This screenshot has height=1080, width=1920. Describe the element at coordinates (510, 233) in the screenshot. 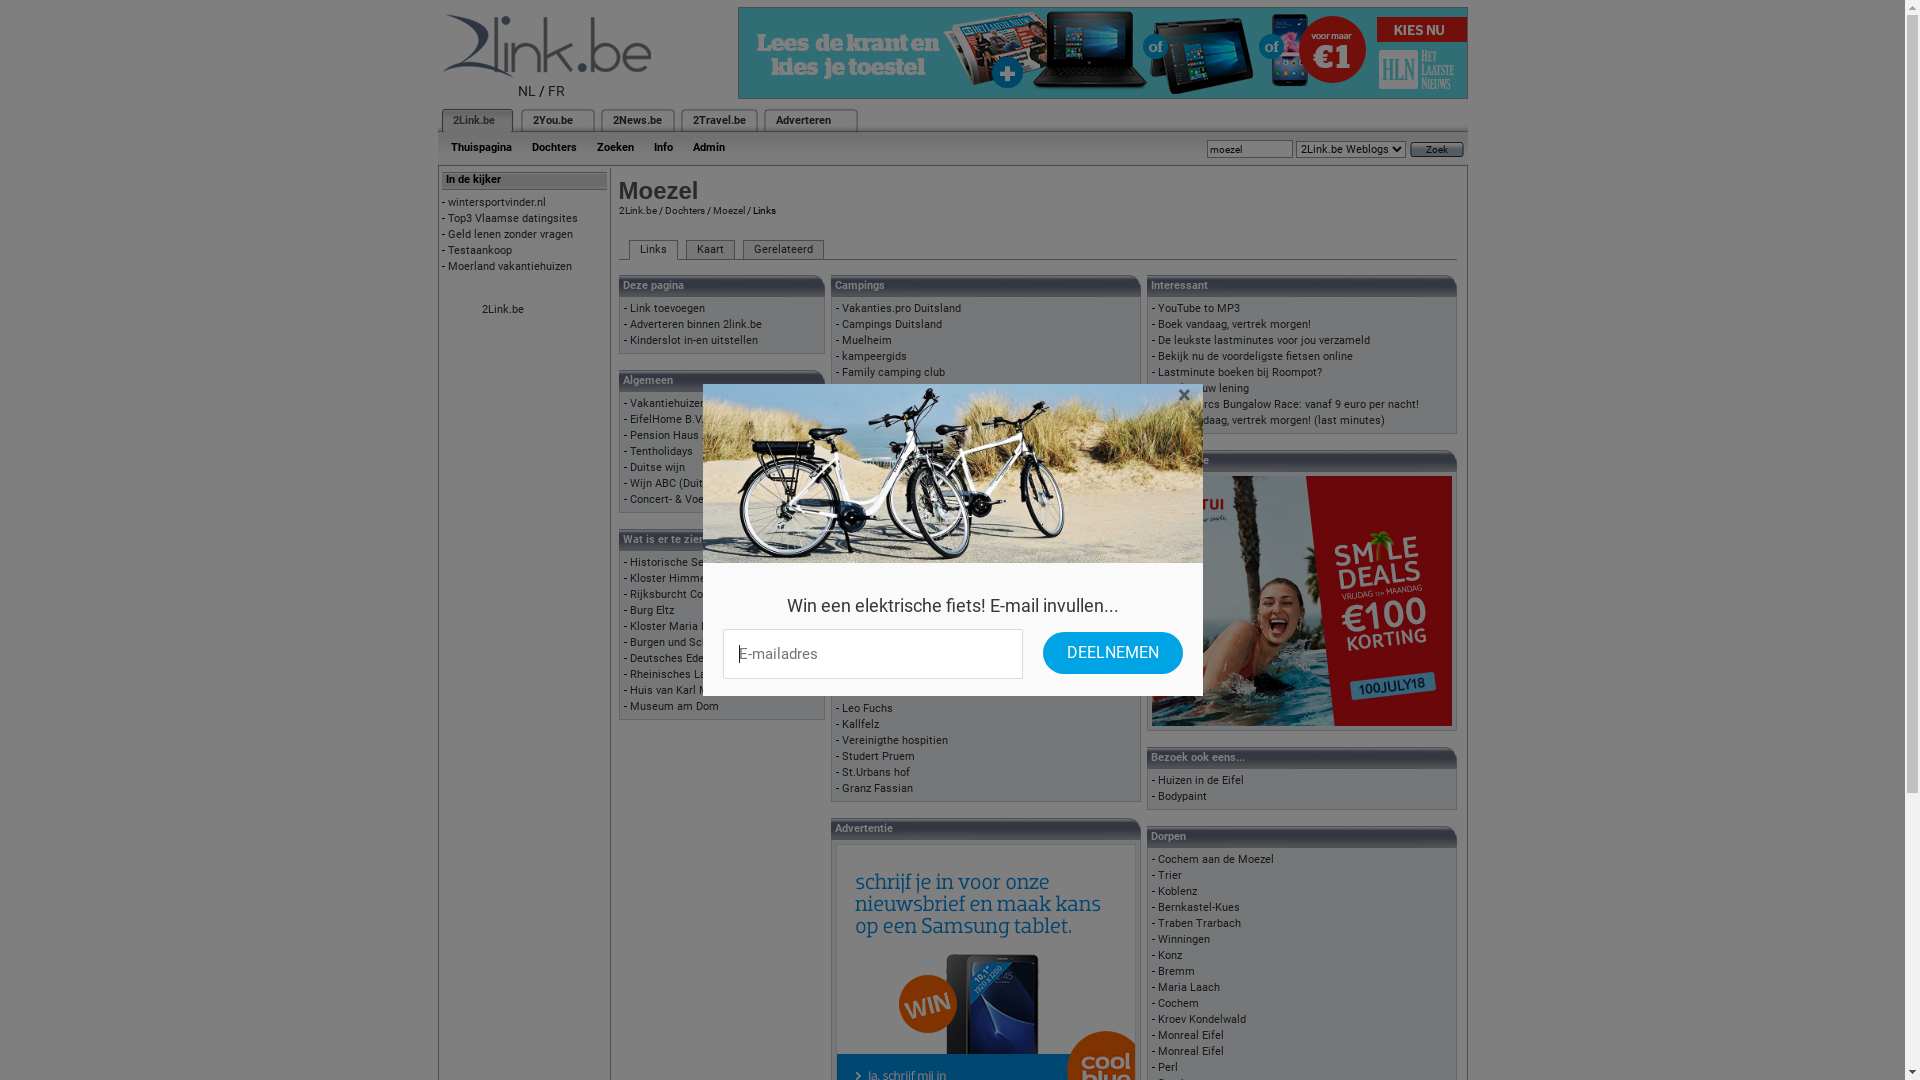

I see `'Geld lenen zonder vragen'` at that location.